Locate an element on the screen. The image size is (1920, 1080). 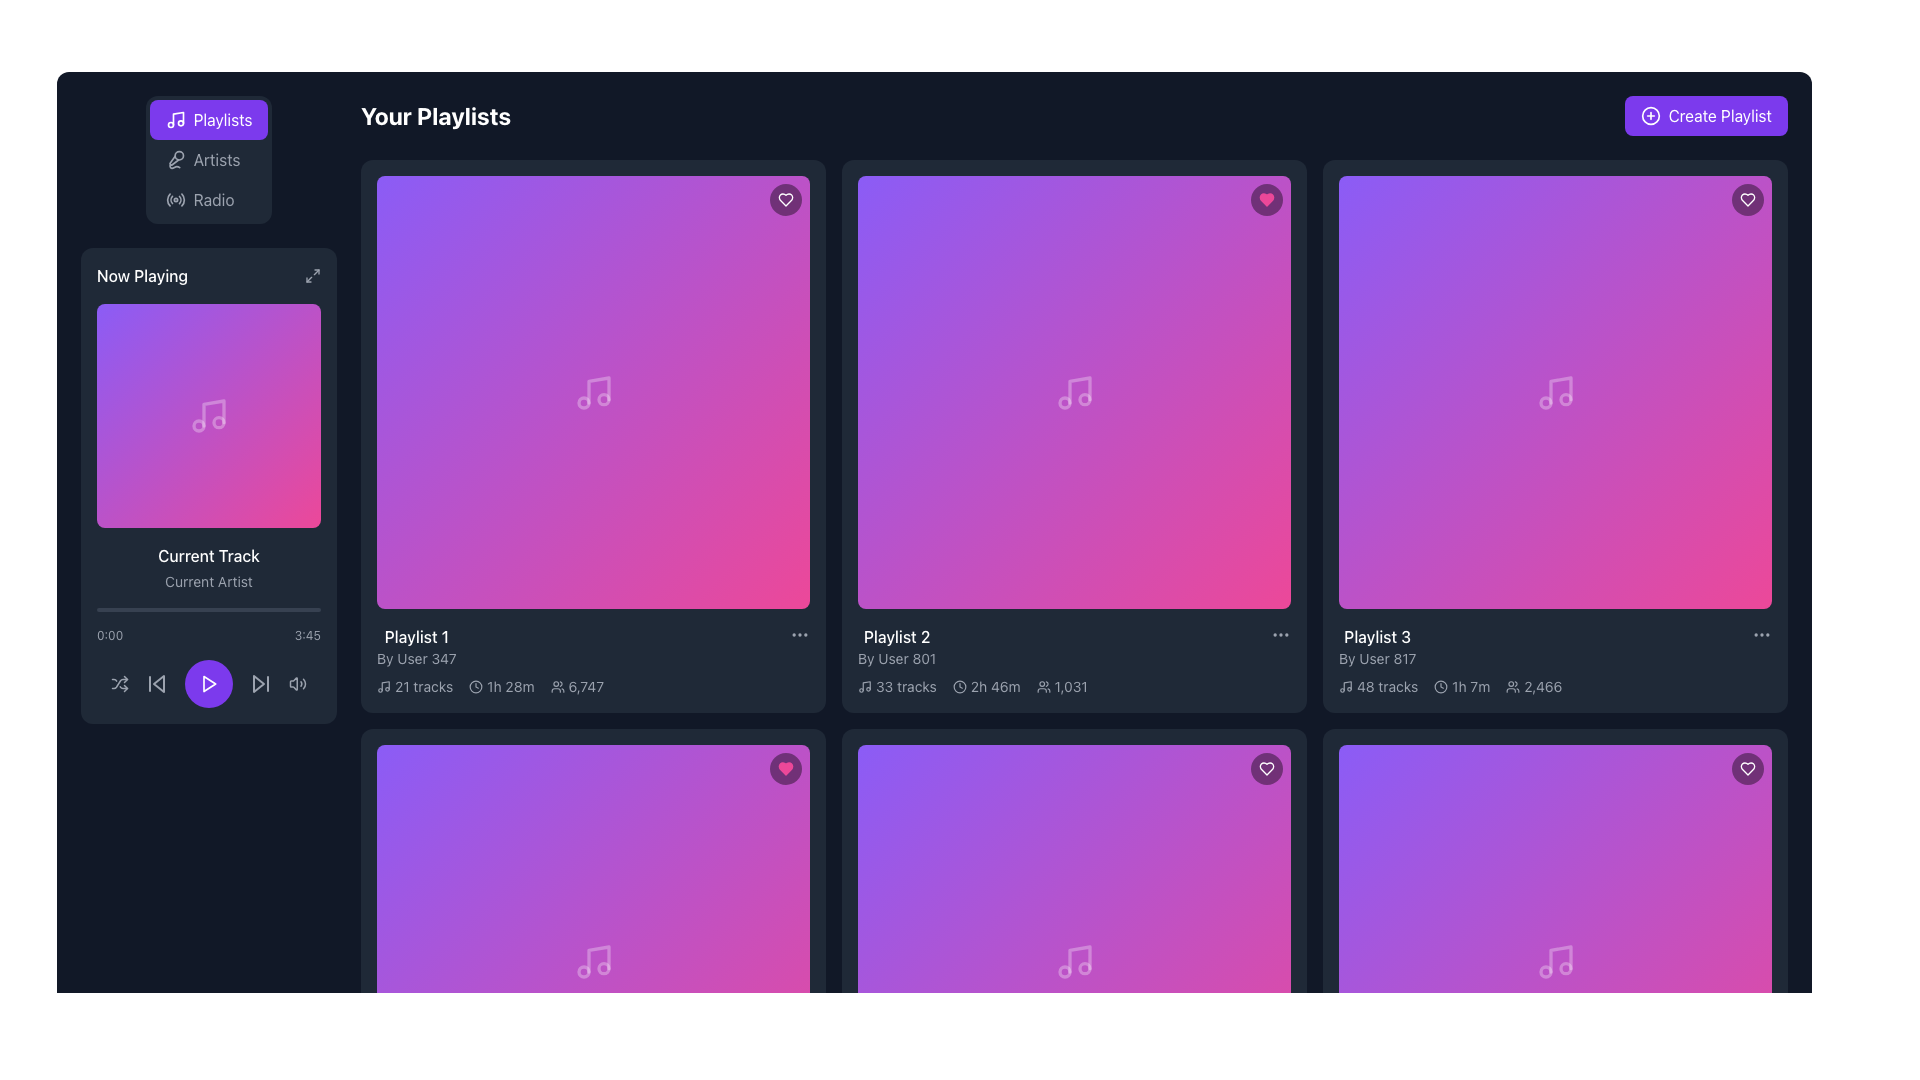
the duration indicator label located under the 'Playlist 2' card in the 'Your Playlists' section is located at coordinates (986, 685).